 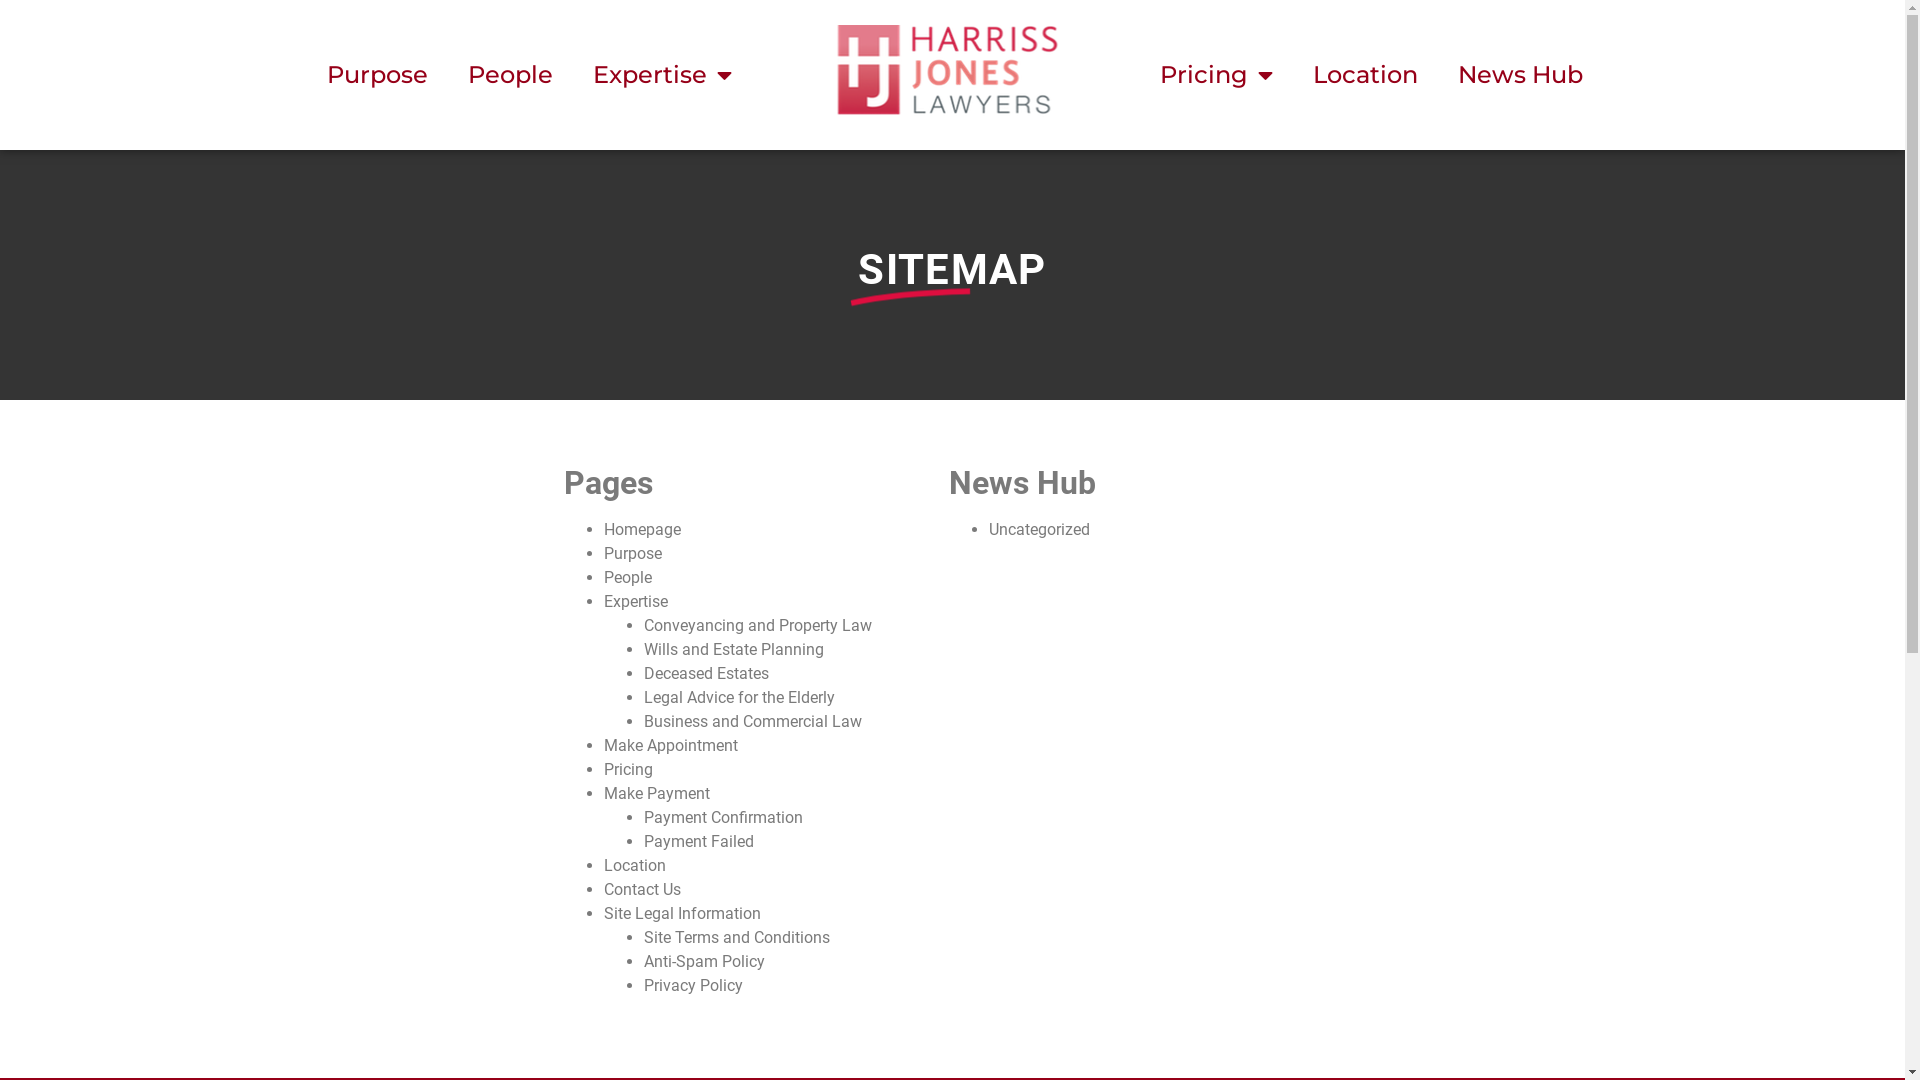 What do you see at coordinates (1364, 73) in the screenshot?
I see `'Location'` at bounding box center [1364, 73].